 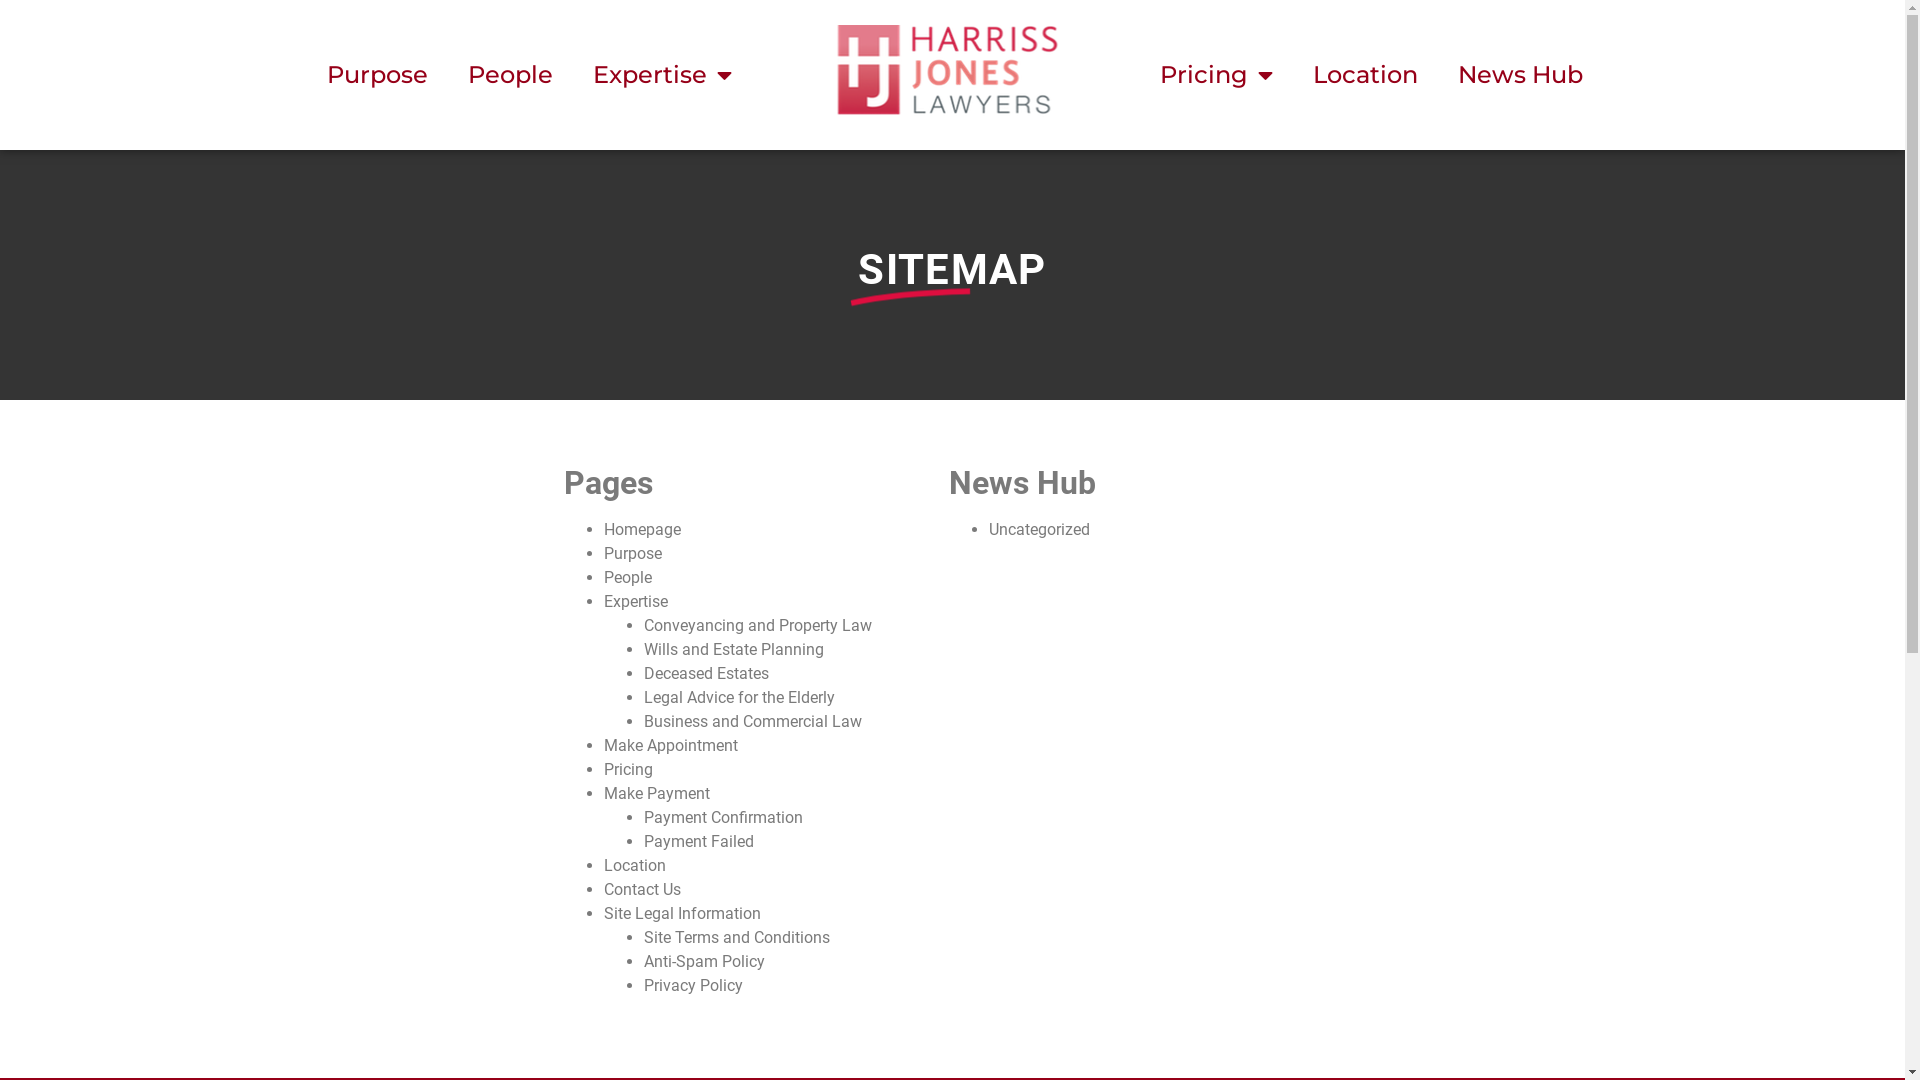 What do you see at coordinates (1364, 73) in the screenshot?
I see `'Location'` at bounding box center [1364, 73].